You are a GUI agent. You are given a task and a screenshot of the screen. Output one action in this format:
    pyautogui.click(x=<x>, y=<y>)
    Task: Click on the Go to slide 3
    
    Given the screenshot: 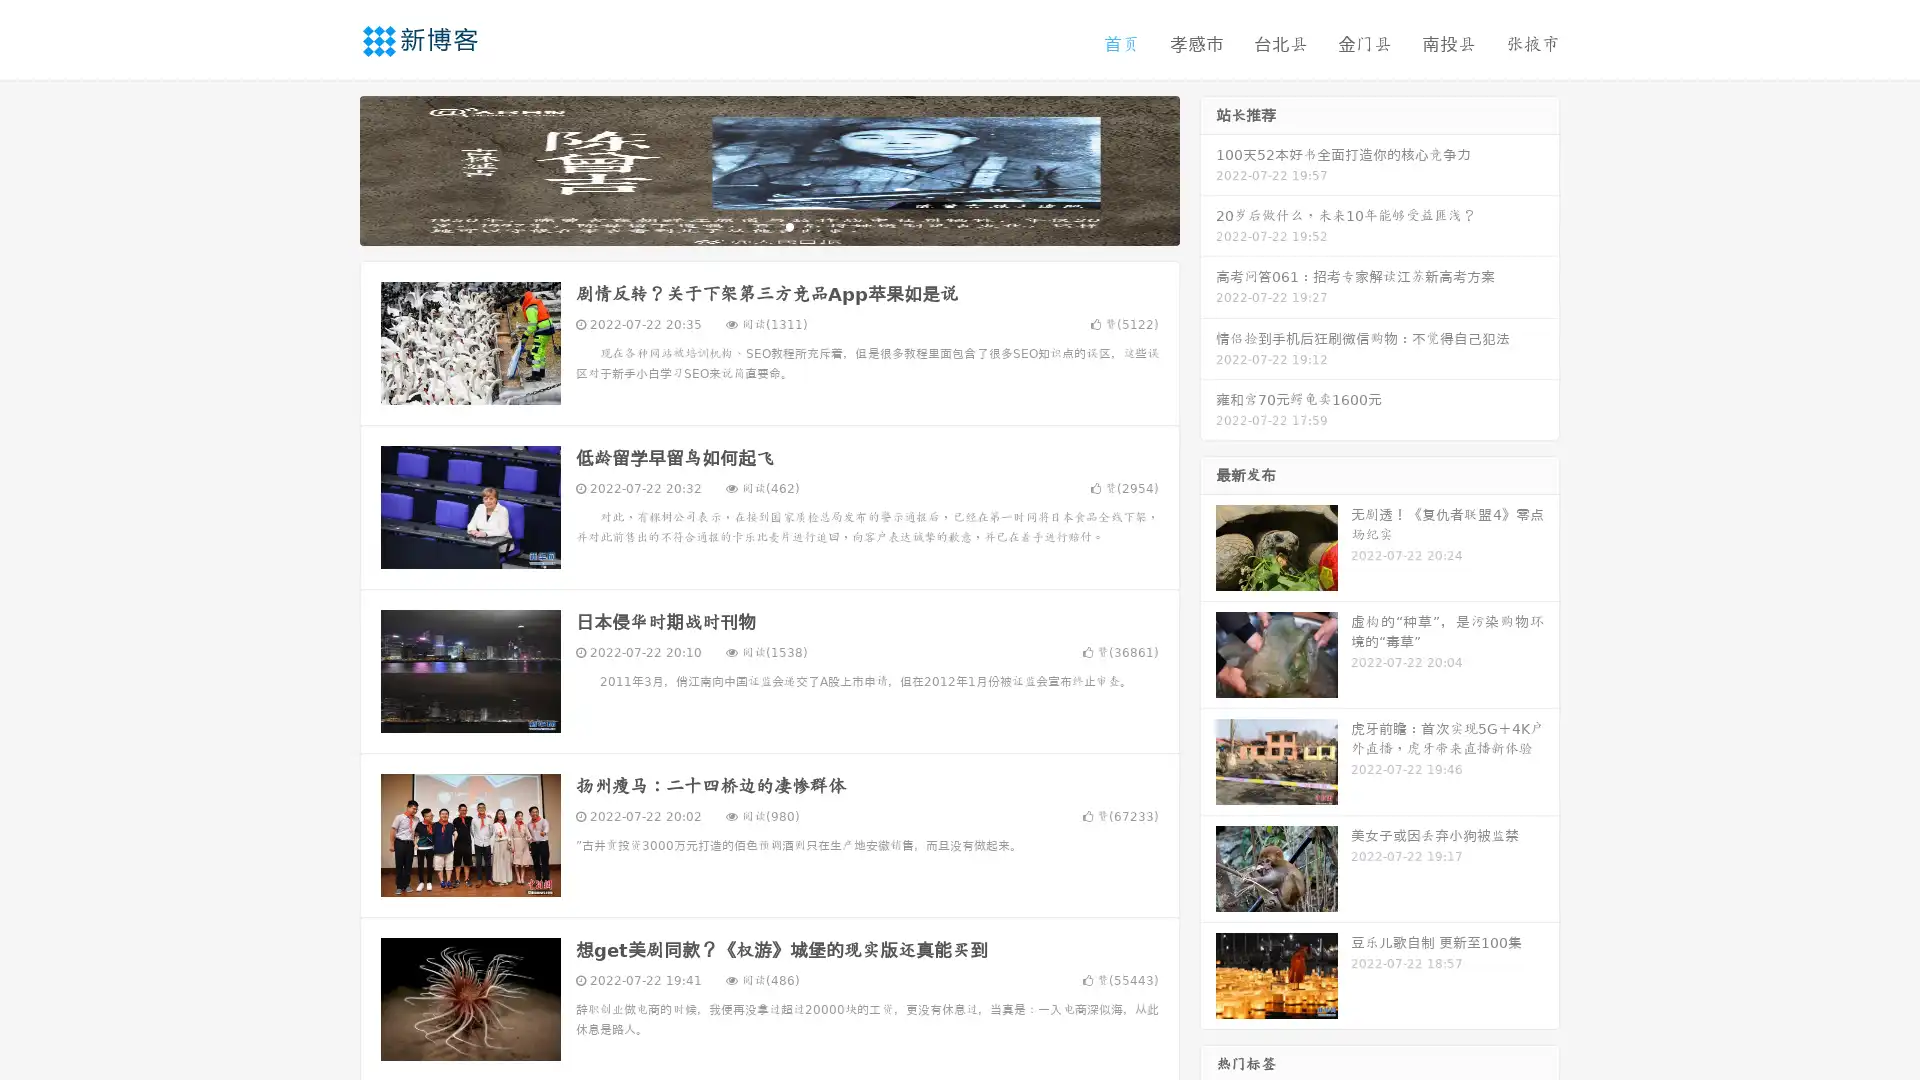 What is the action you would take?
    pyautogui.click(x=789, y=225)
    